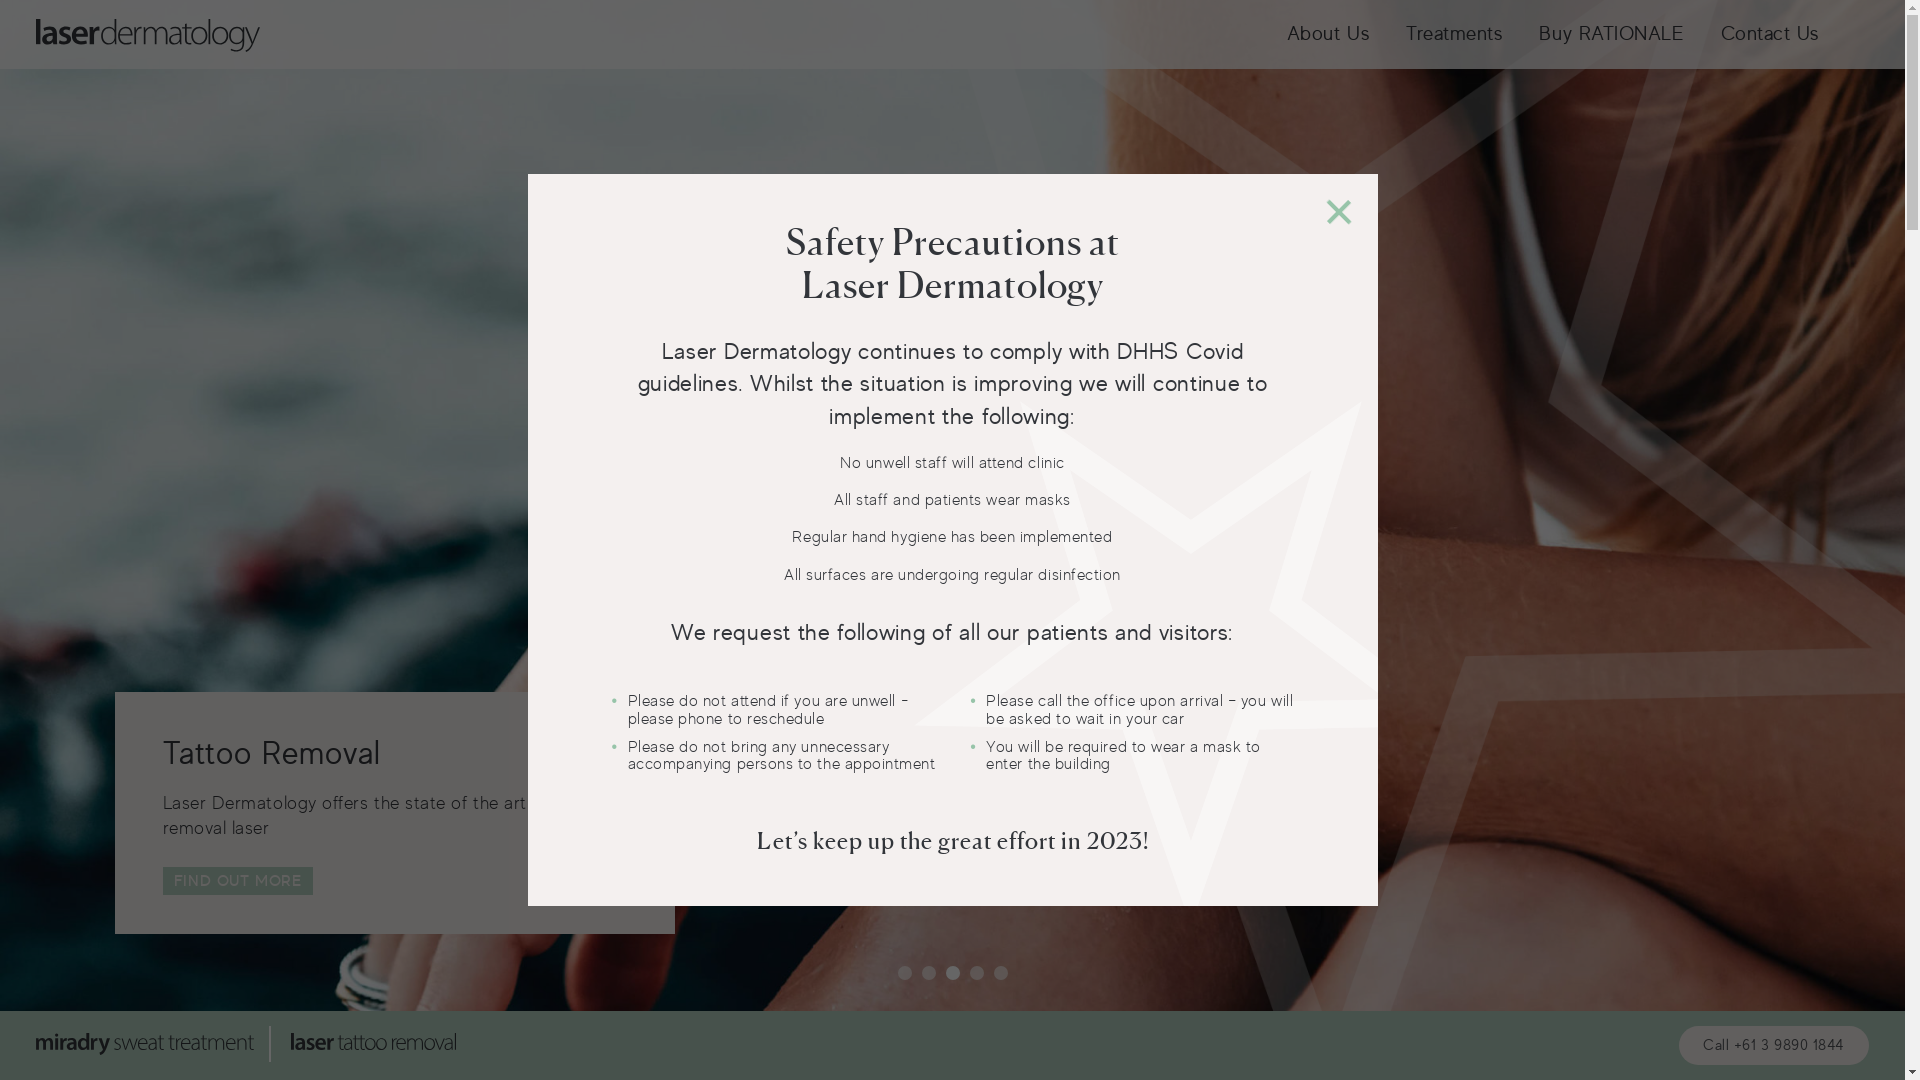 The image size is (1920, 1080). What do you see at coordinates (1308, 211) in the screenshot?
I see `'+'` at bounding box center [1308, 211].